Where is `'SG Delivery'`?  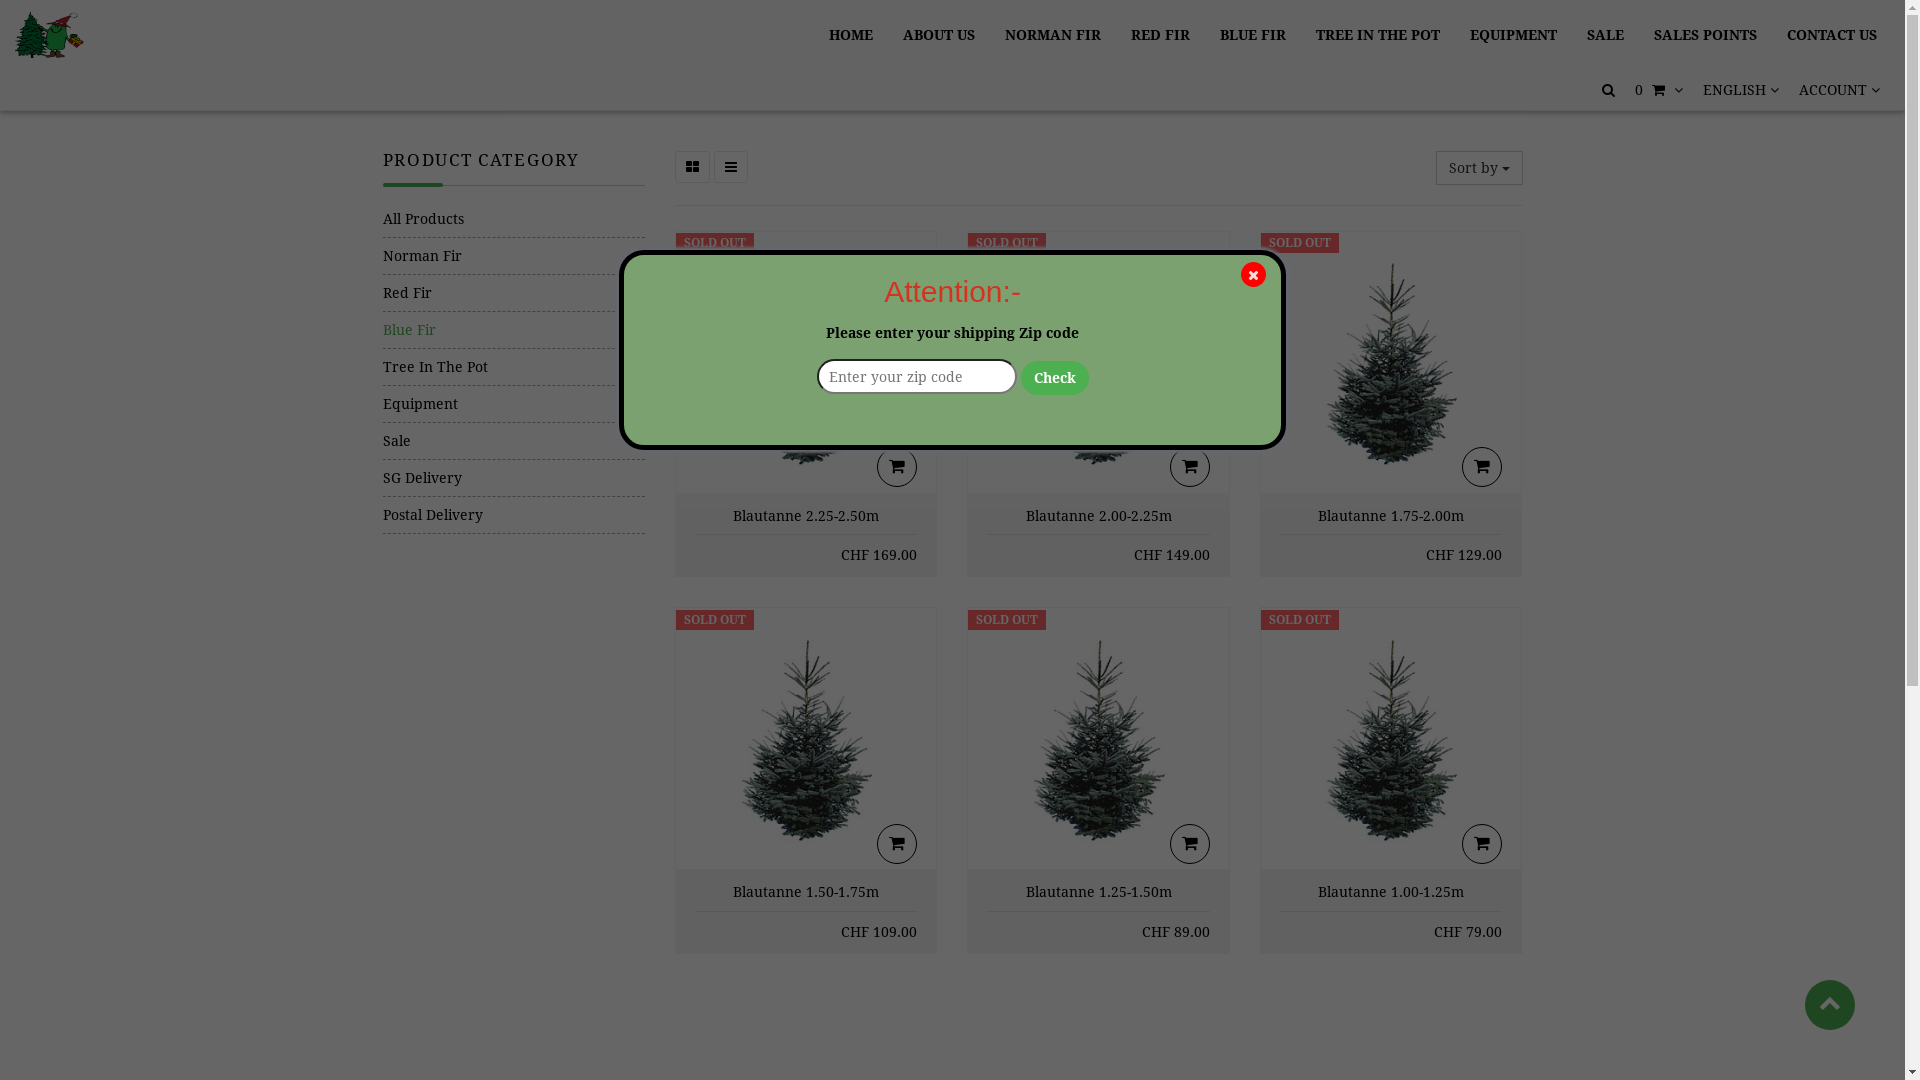
'SG Delivery' is located at coordinates (513, 478).